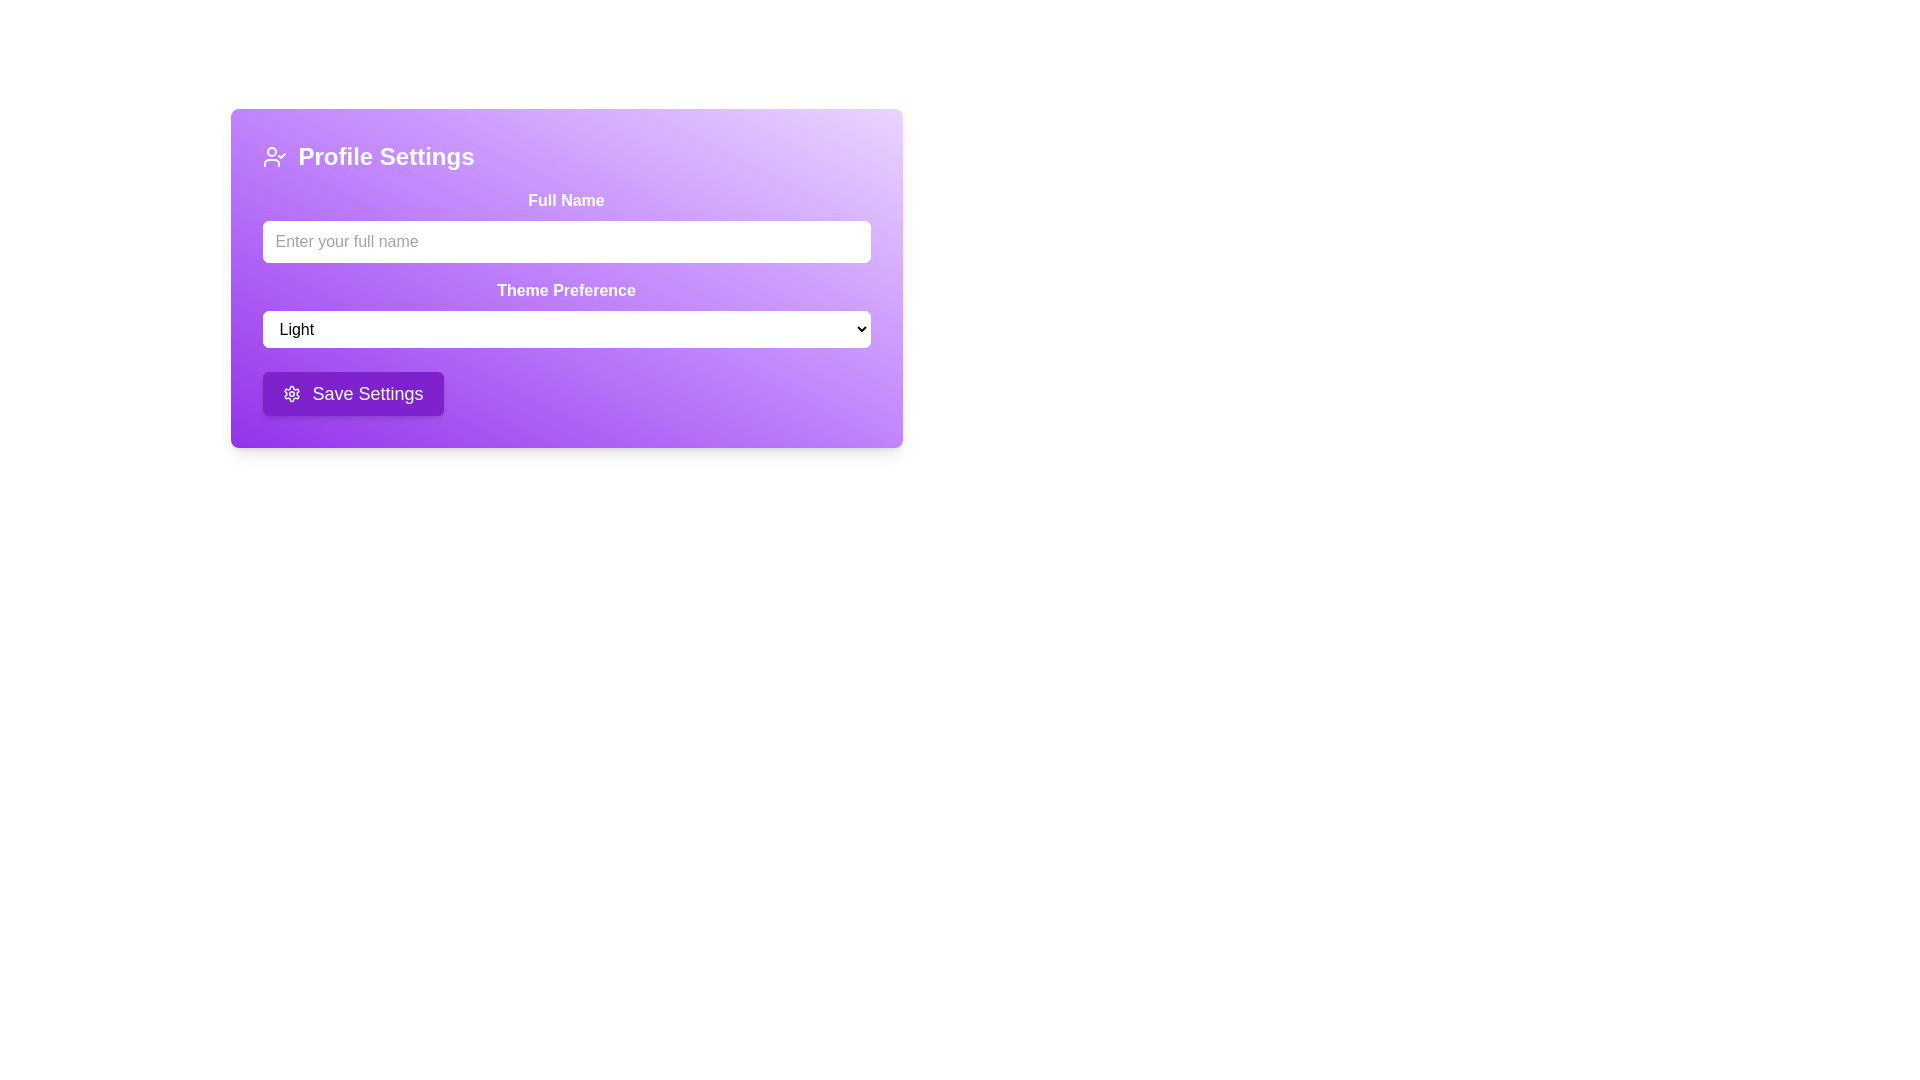 This screenshot has width=1920, height=1080. I want to click on the save button located at the bottom of the 'Profile Settings' section, so click(353, 393).